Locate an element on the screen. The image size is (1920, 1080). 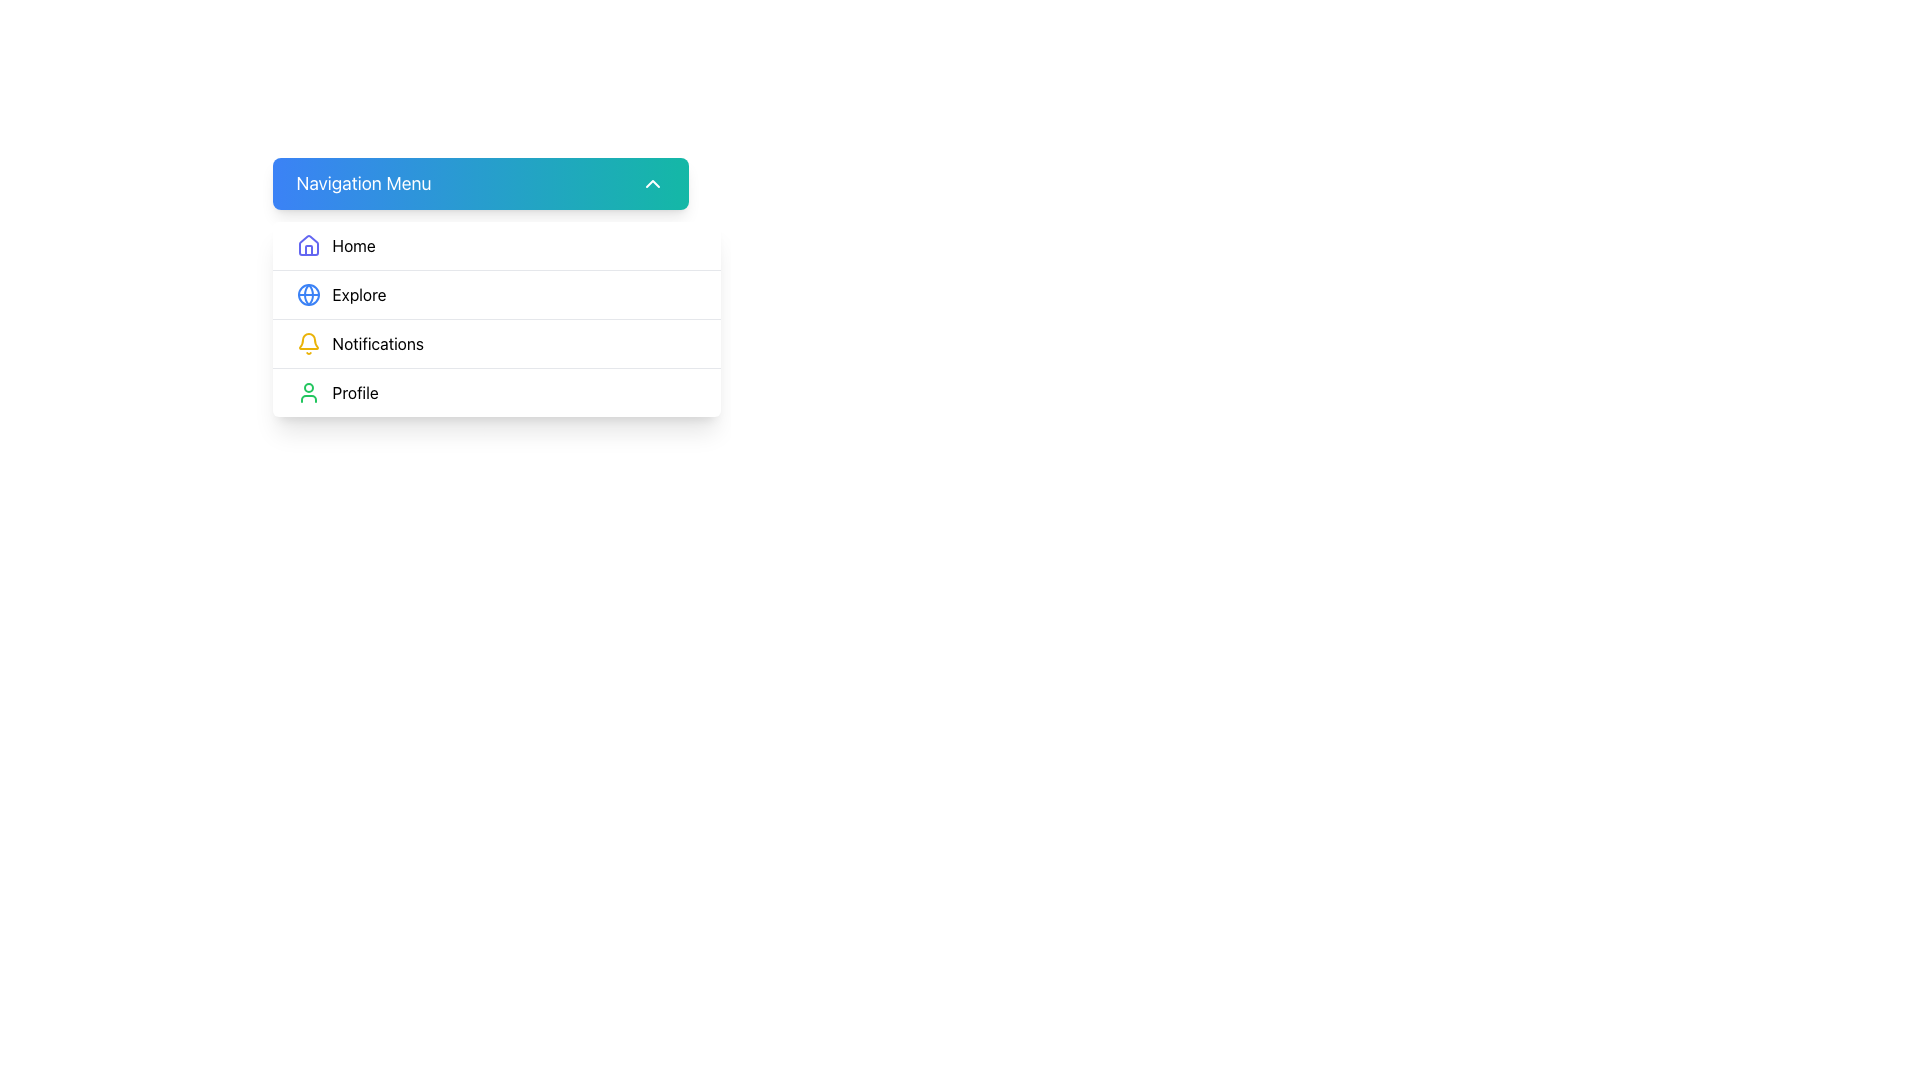
the 'Home' icon in the navigation menu, which is the first element on the left side of the 'Home' menu item is located at coordinates (307, 244).